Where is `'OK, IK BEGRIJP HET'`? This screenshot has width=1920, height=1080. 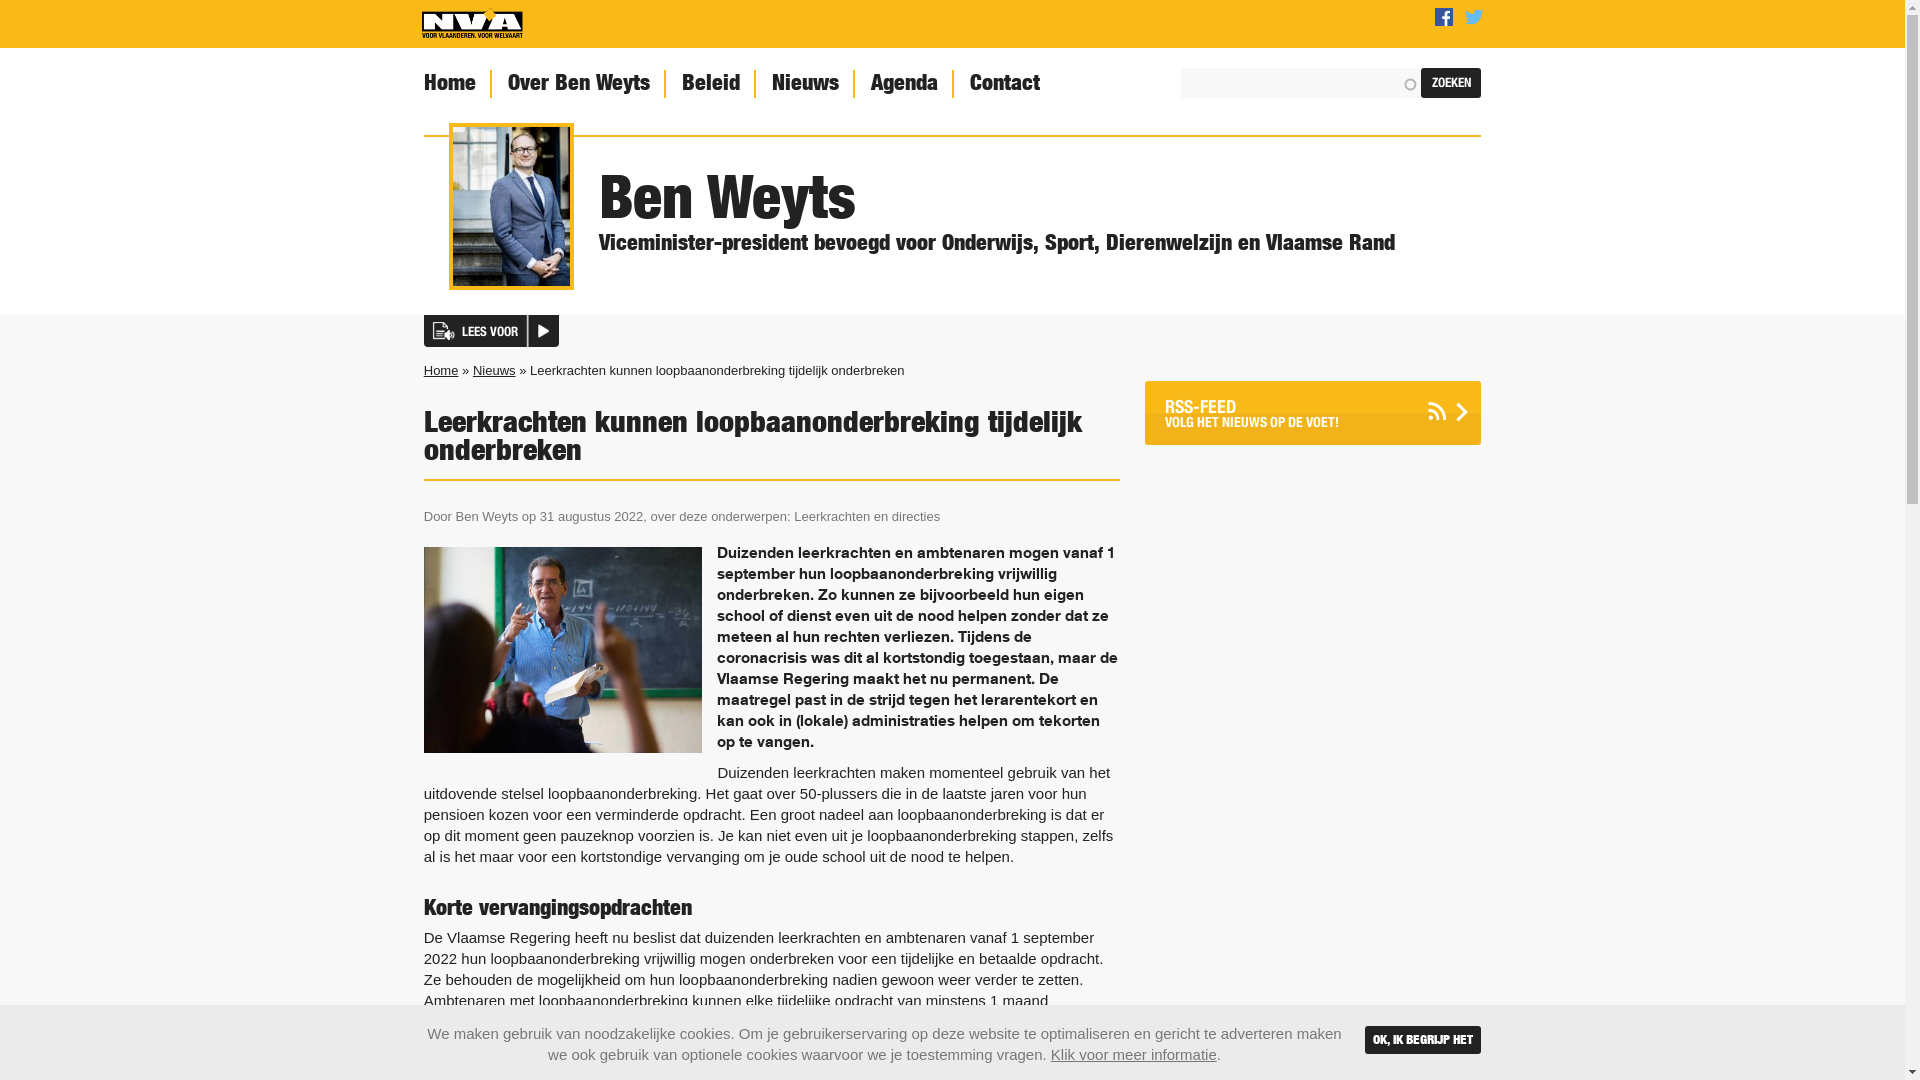 'OK, IK BEGRIJP HET' is located at coordinates (1421, 1039).